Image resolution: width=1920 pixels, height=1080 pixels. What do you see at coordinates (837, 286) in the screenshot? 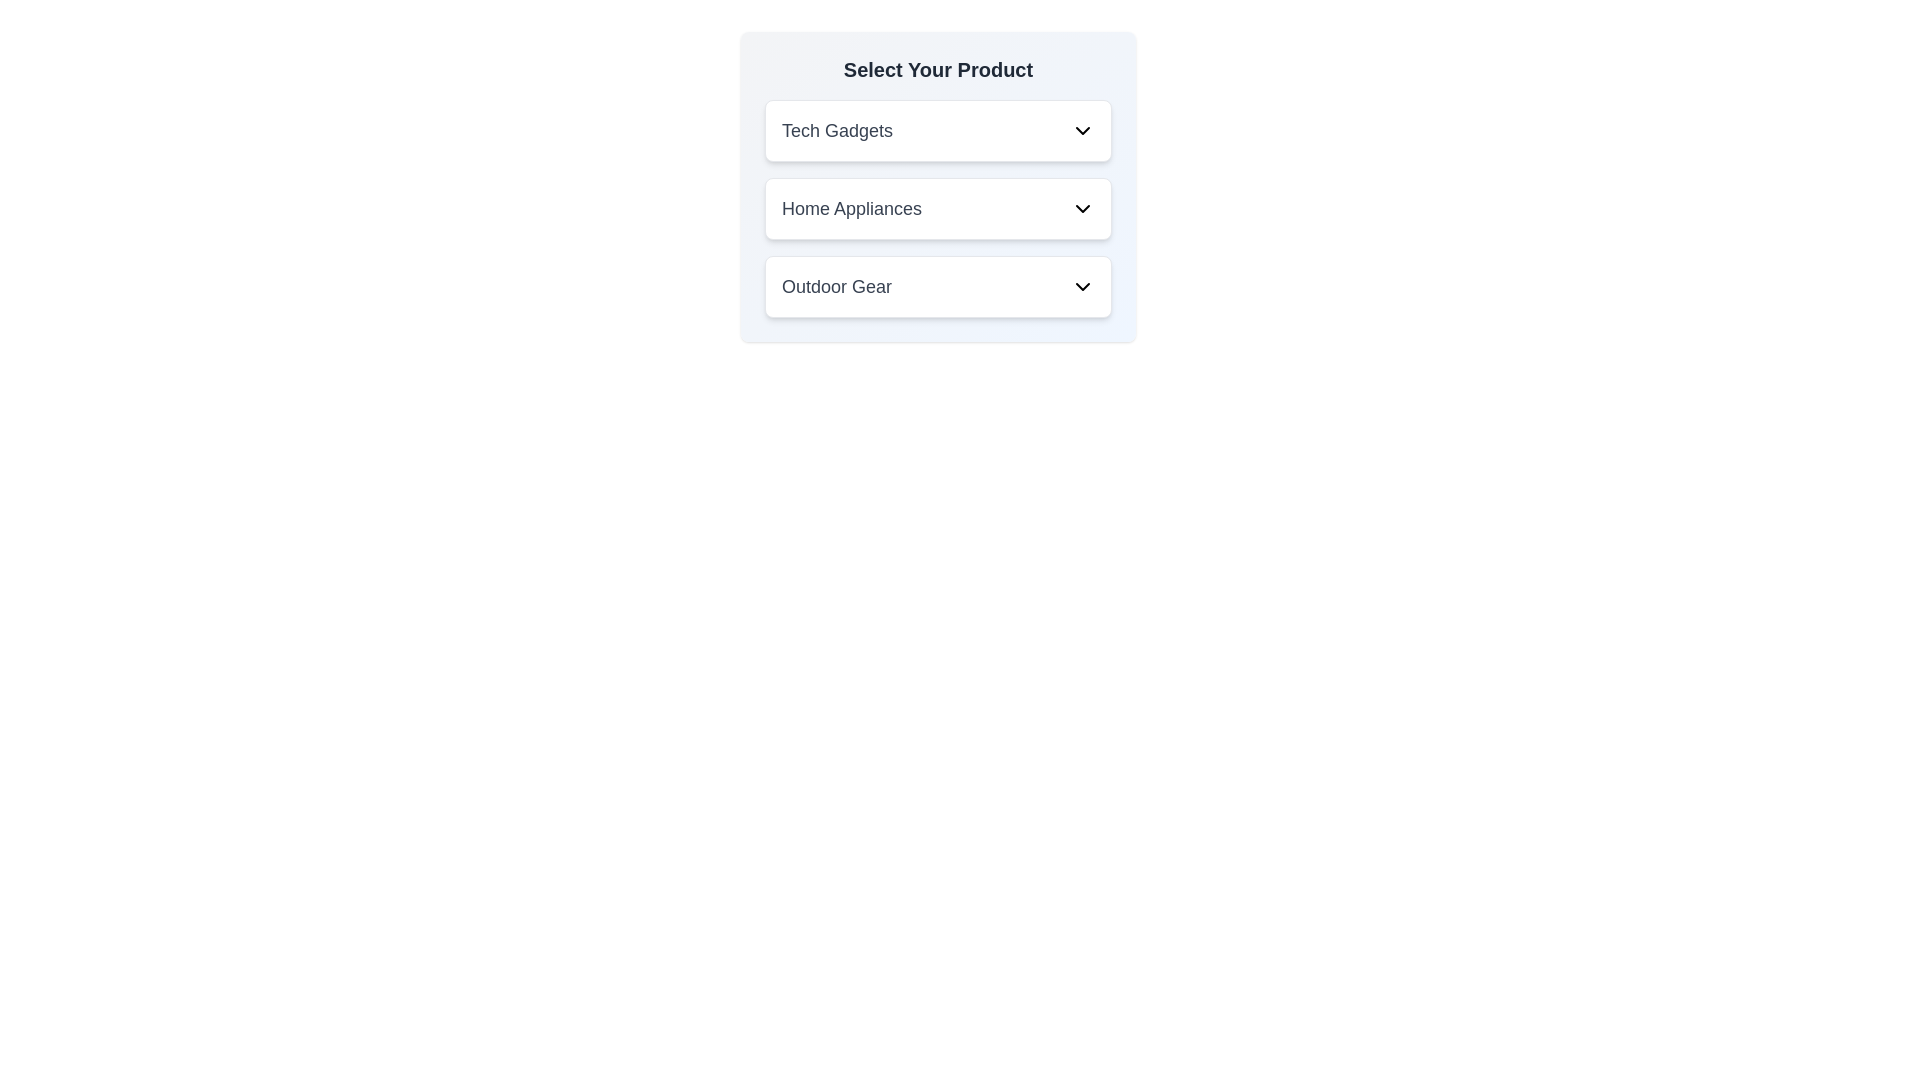
I see `the static text label 'Outdoor Gear' that is styled with medium font weight and gray color, located under the 'Select Your Product' dropdown component` at bounding box center [837, 286].